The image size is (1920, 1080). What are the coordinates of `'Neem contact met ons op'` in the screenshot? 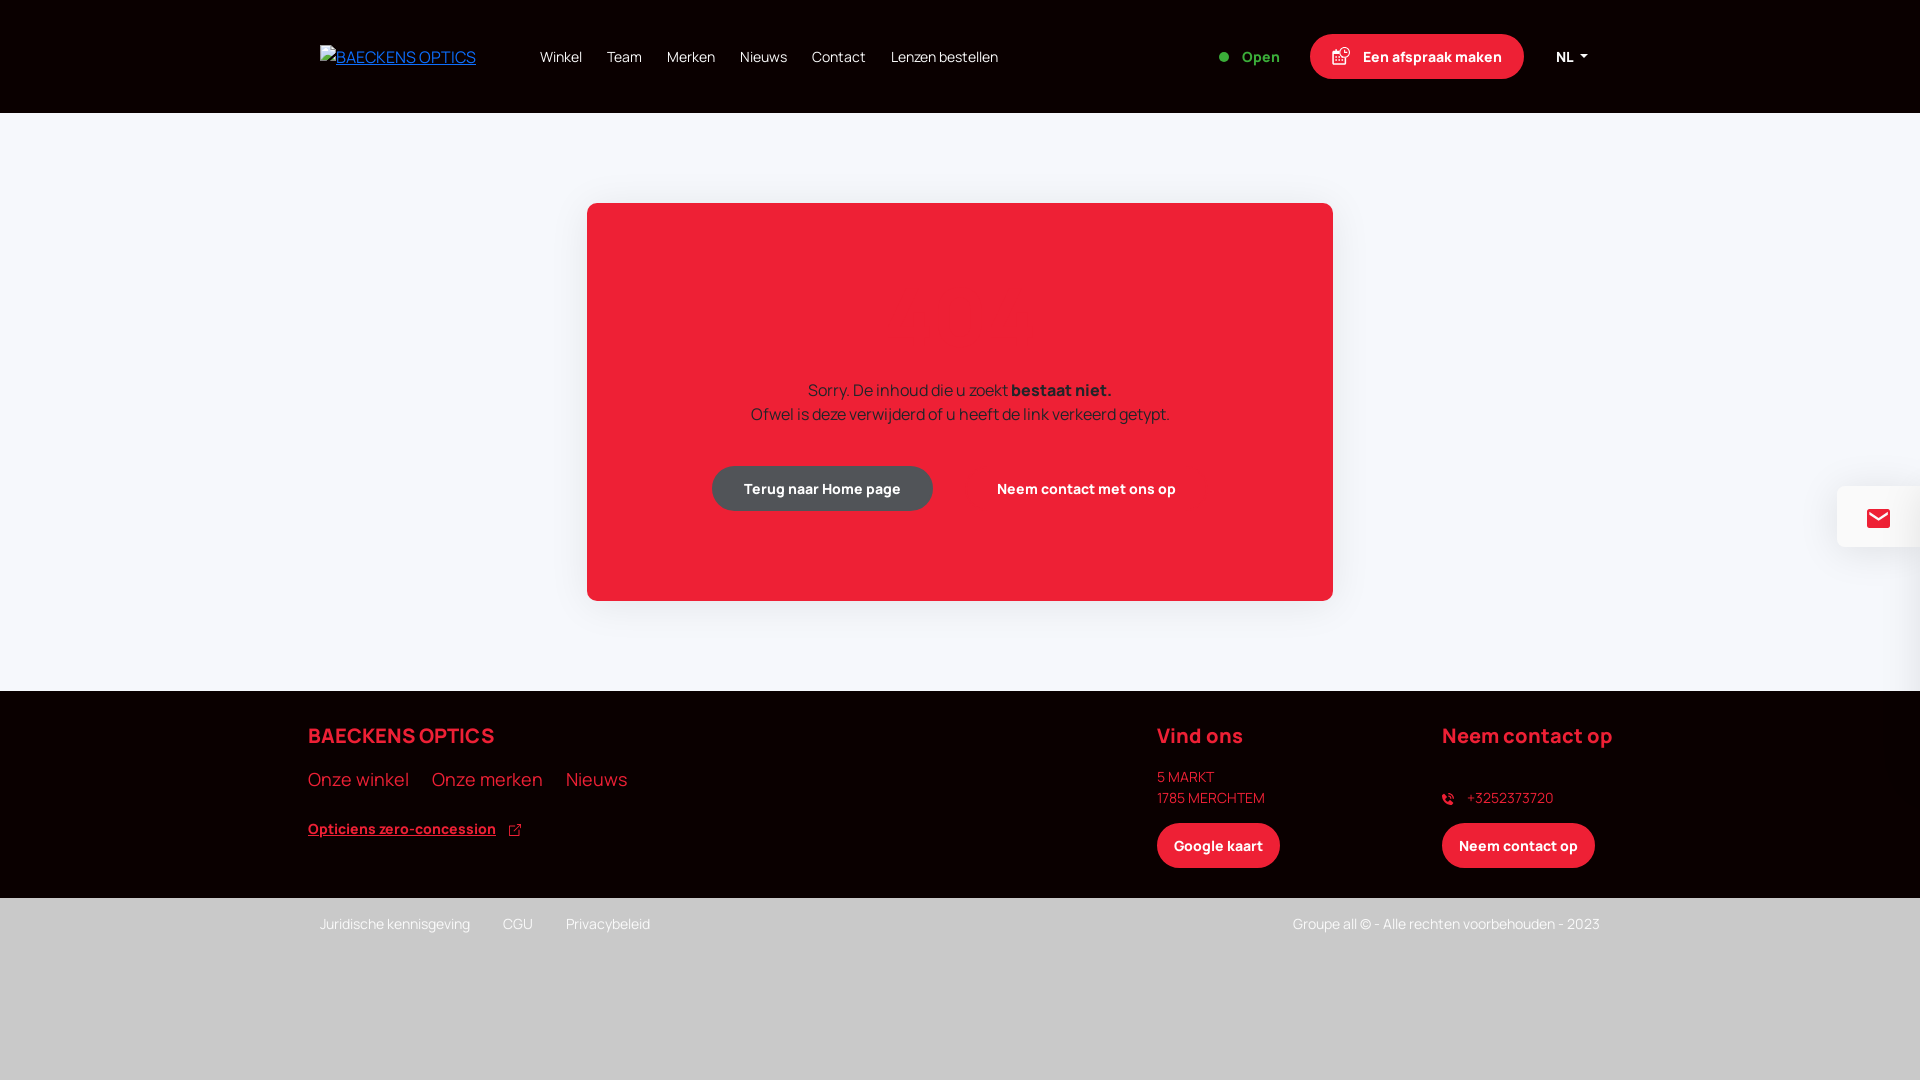 It's located at (1085, 488).